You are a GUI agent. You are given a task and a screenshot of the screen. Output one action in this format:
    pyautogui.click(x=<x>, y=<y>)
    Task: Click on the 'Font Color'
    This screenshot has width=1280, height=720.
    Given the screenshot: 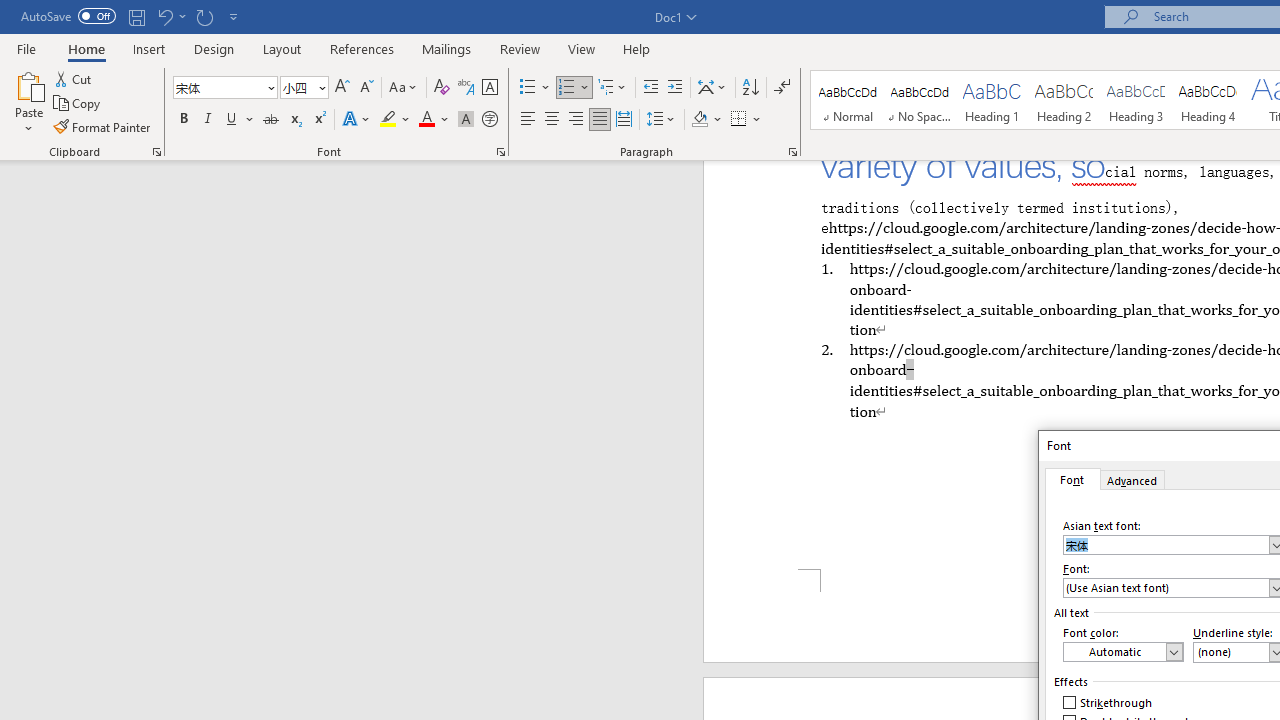 What is the action you would take?
    pyautogui.click(x=433, y=119)
    